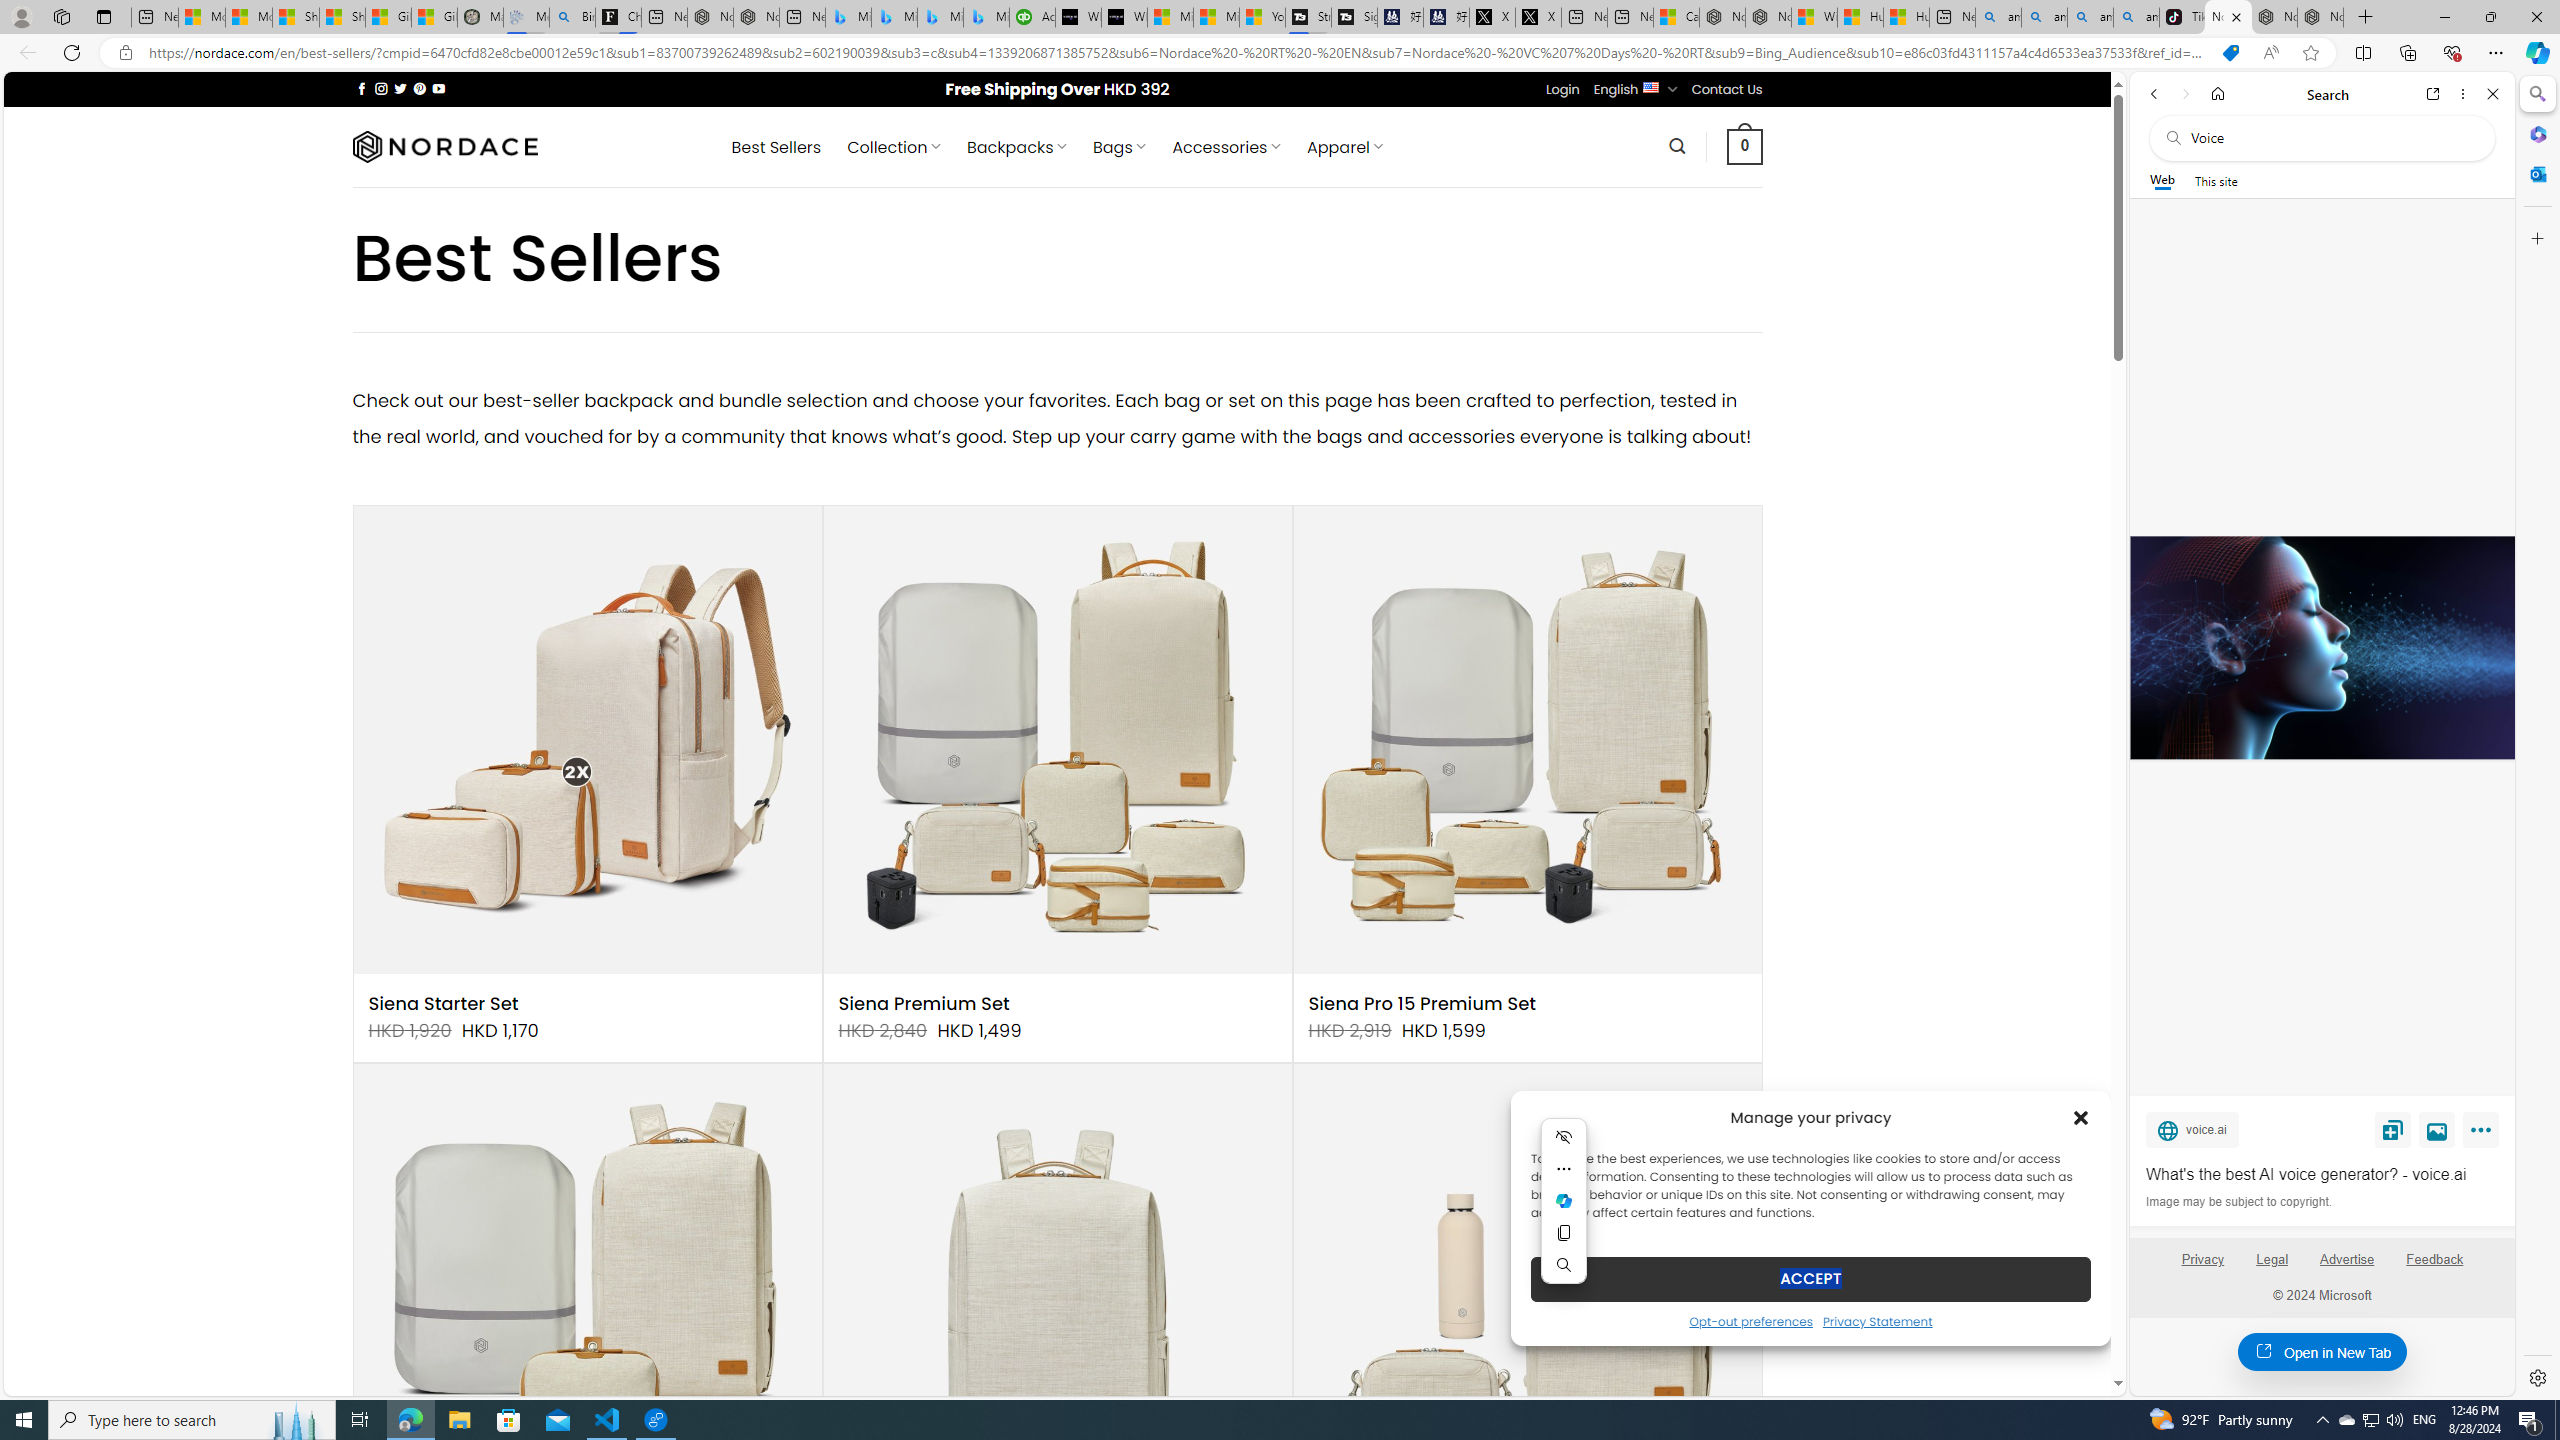 This screenshot has width=2560, height=1440. Describe the element at coordinates (1876, 1320) in the screenshot. I see `'Privacy Statement'` at that location.